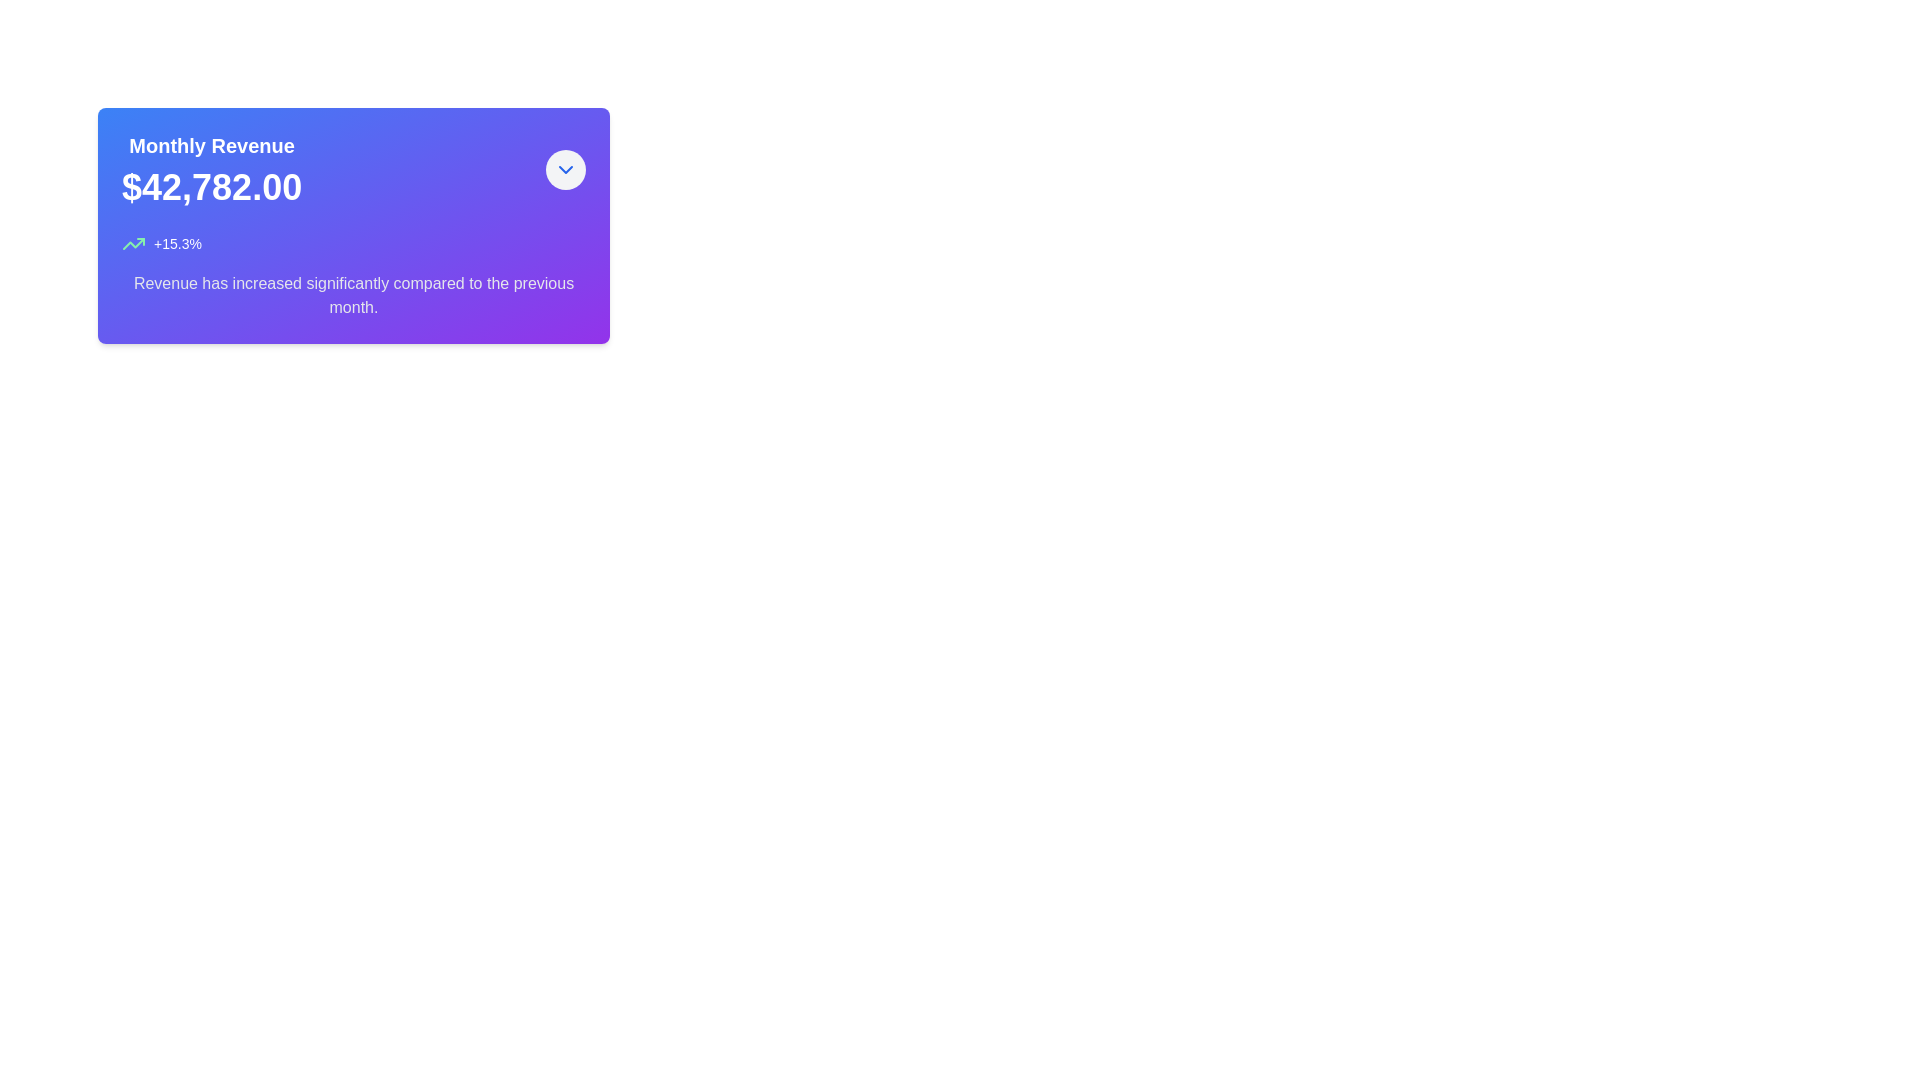 The width and height of the screenshot is (1920, 1080). I want to click on the Text Display showing the monetary value '$42,782.00' which is centrally located below the 'Monthly Revenue' title in a card-like structure with a gradient purple background, so click(212, 188).